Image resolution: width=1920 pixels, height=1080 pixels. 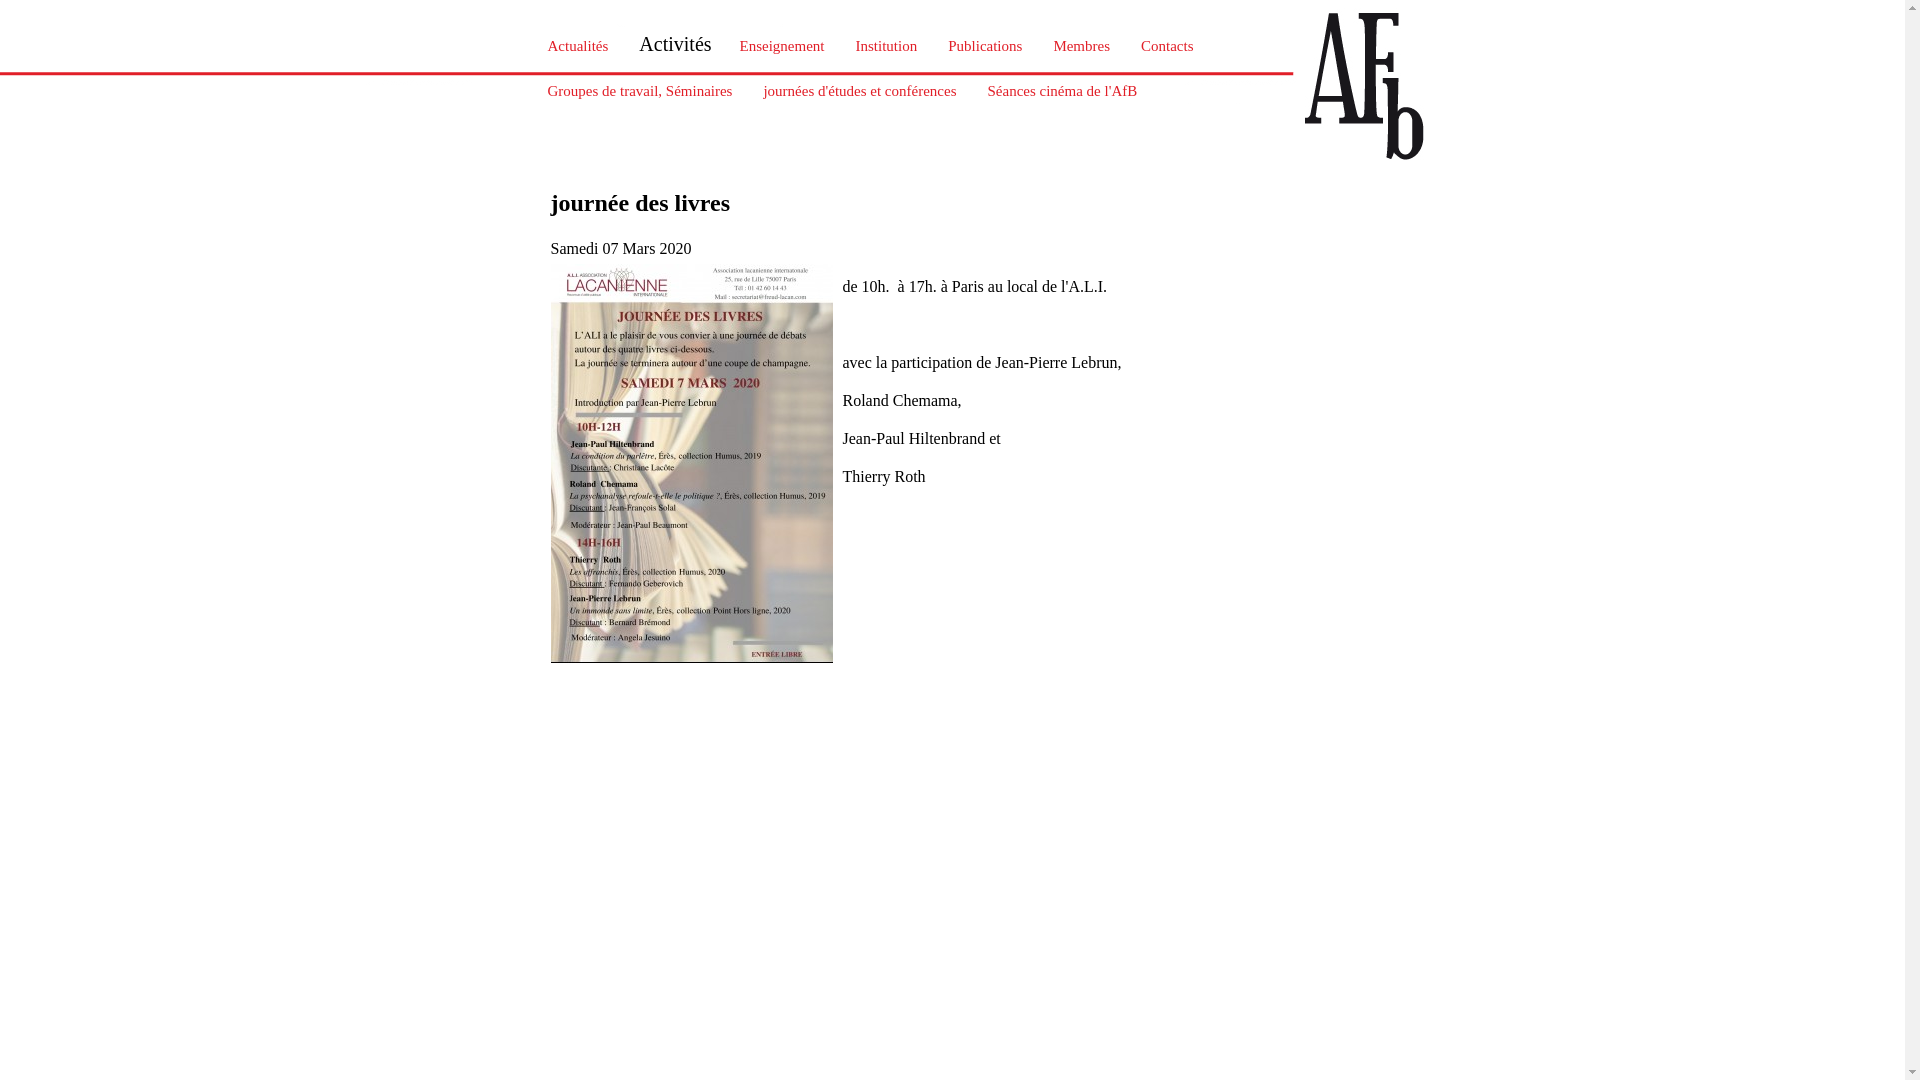 What do you see at coordinates (984, 45) in the screenshot?
I see `'Publications'` at bounding box center [984, 45].